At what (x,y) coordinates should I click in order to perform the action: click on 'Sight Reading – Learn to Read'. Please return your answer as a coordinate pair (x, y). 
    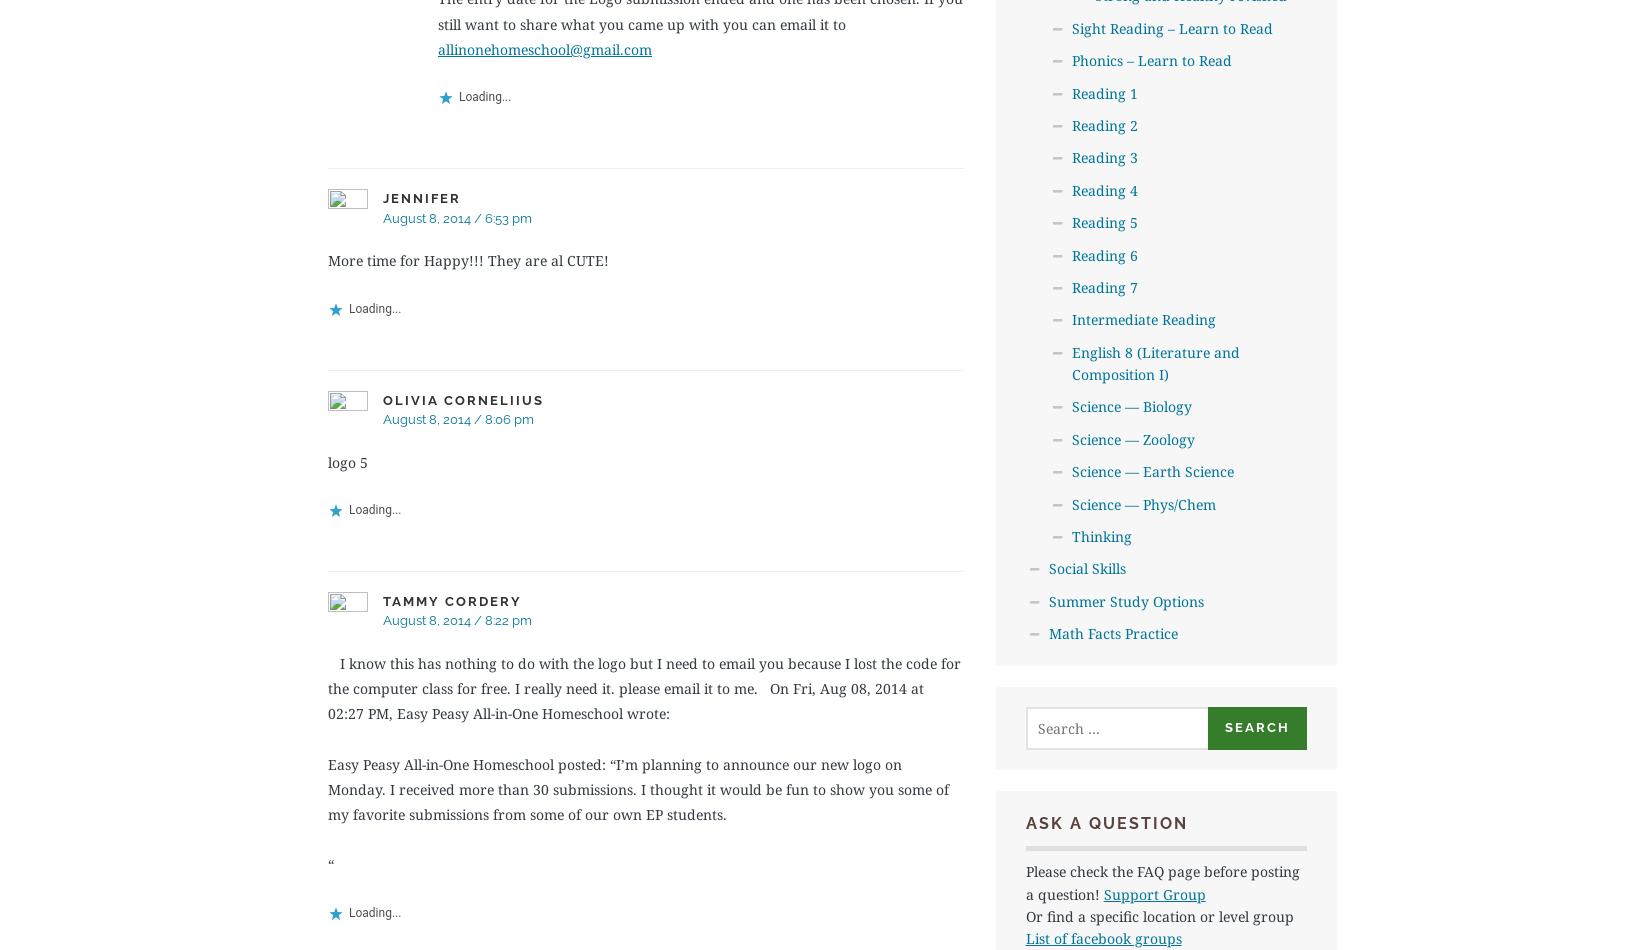
    Looking at the image, I should click on (1171, 27).